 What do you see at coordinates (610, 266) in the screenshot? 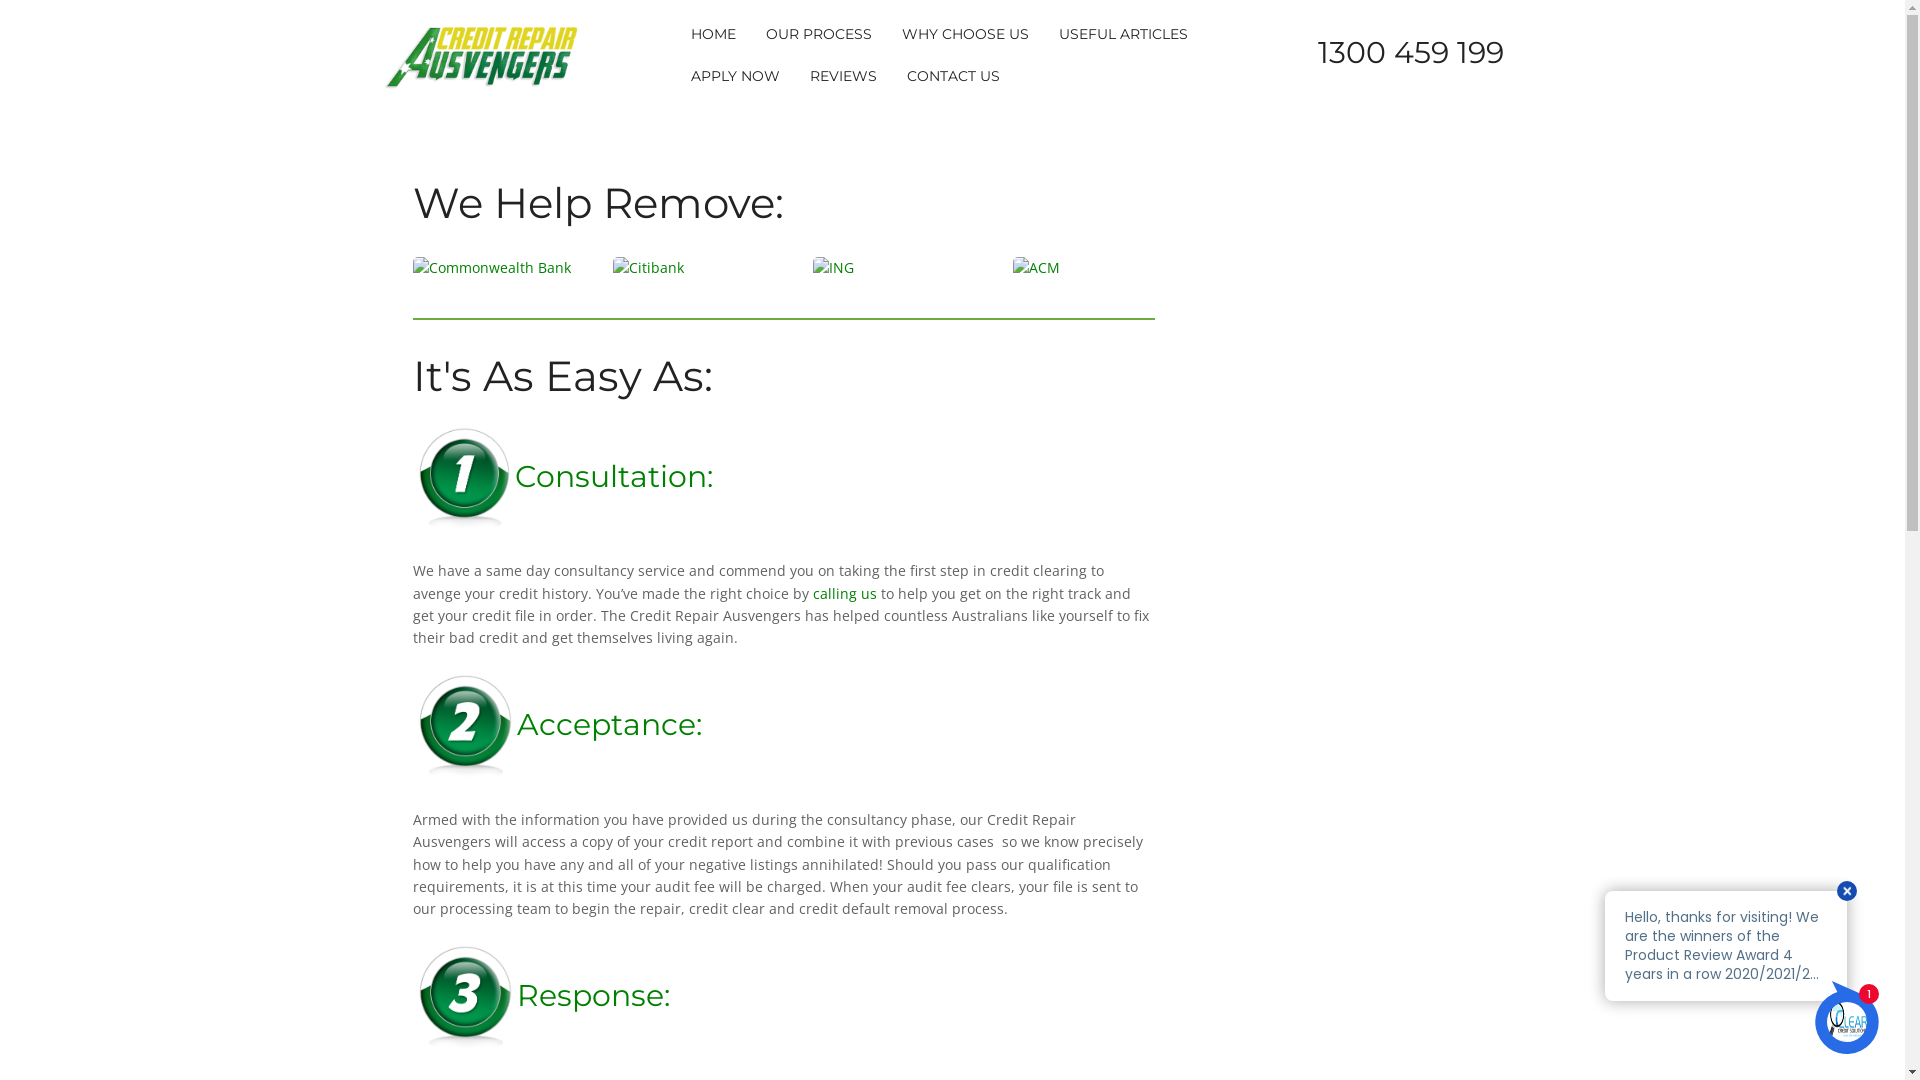
I see `'Citibank'` at bounding box center [610, 266].